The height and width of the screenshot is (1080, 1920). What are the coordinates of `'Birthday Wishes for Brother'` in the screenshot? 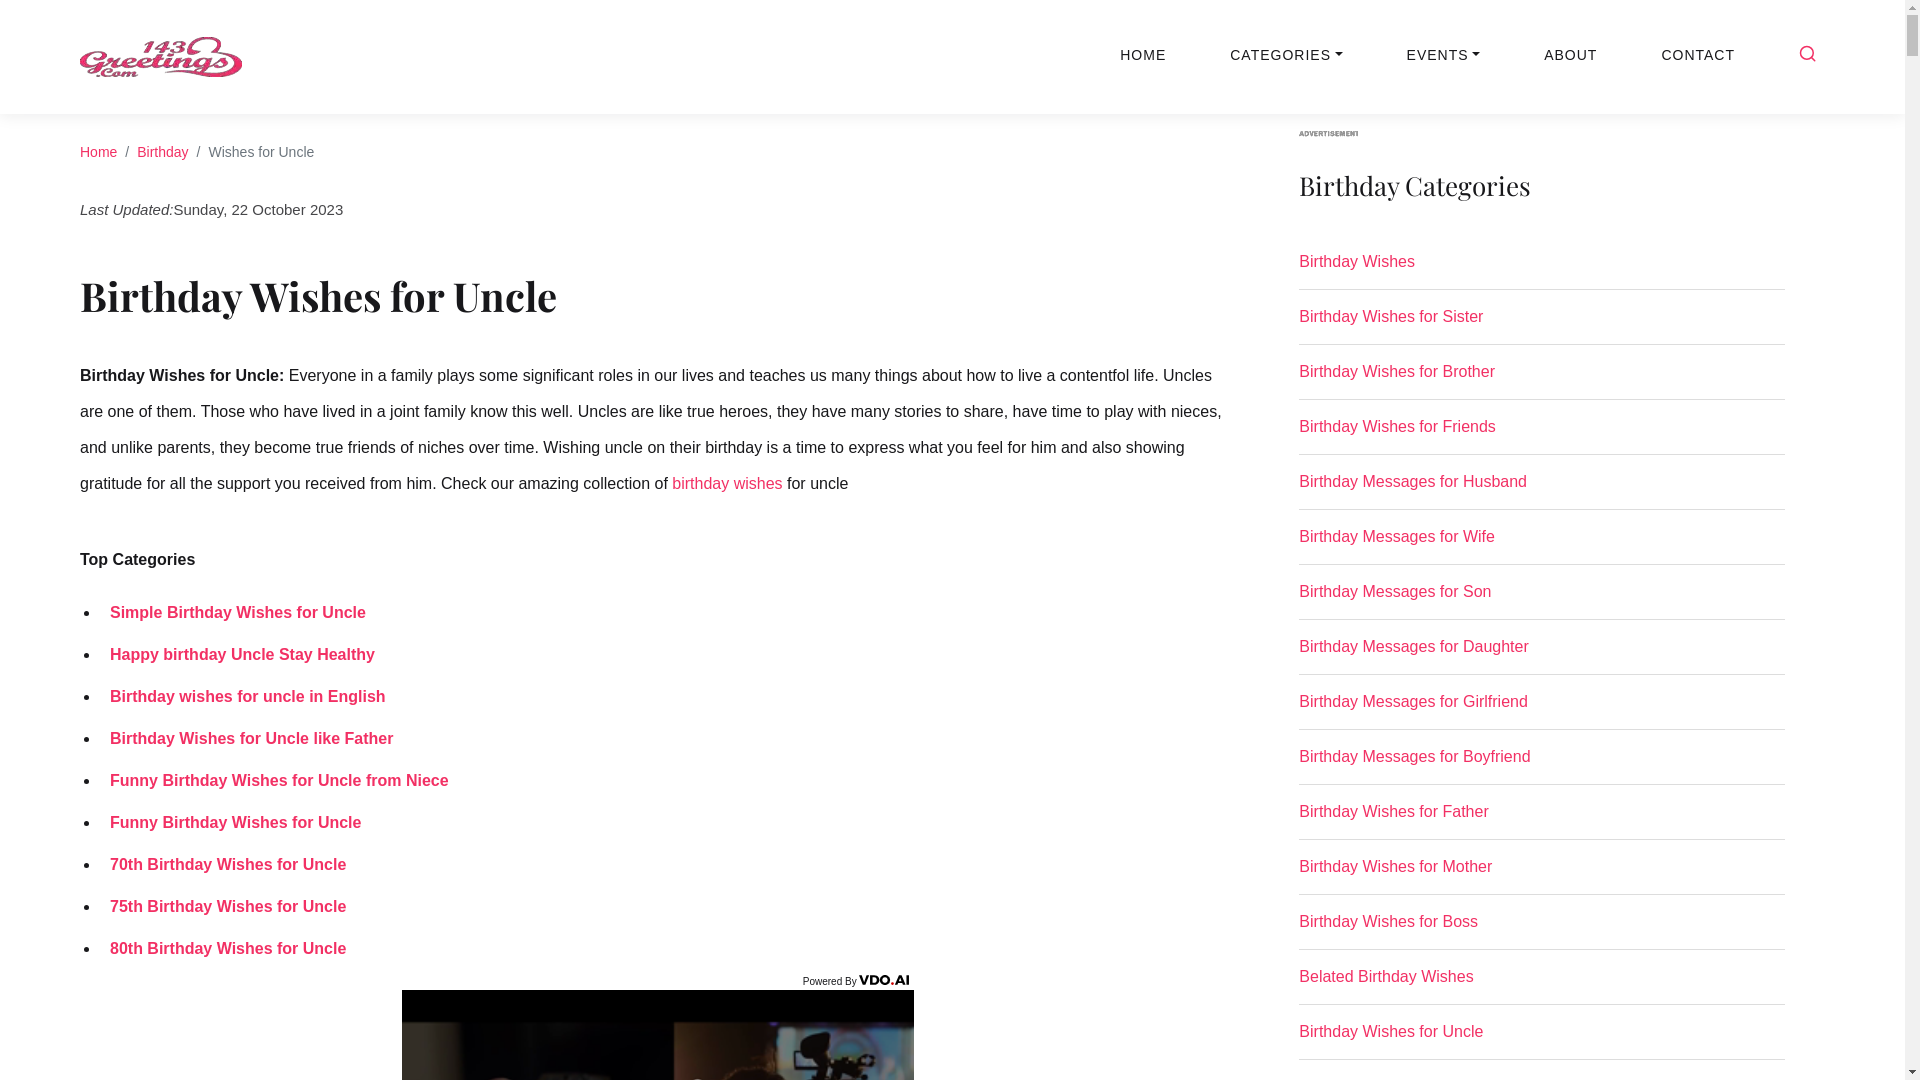 It's located at (1299, 380).